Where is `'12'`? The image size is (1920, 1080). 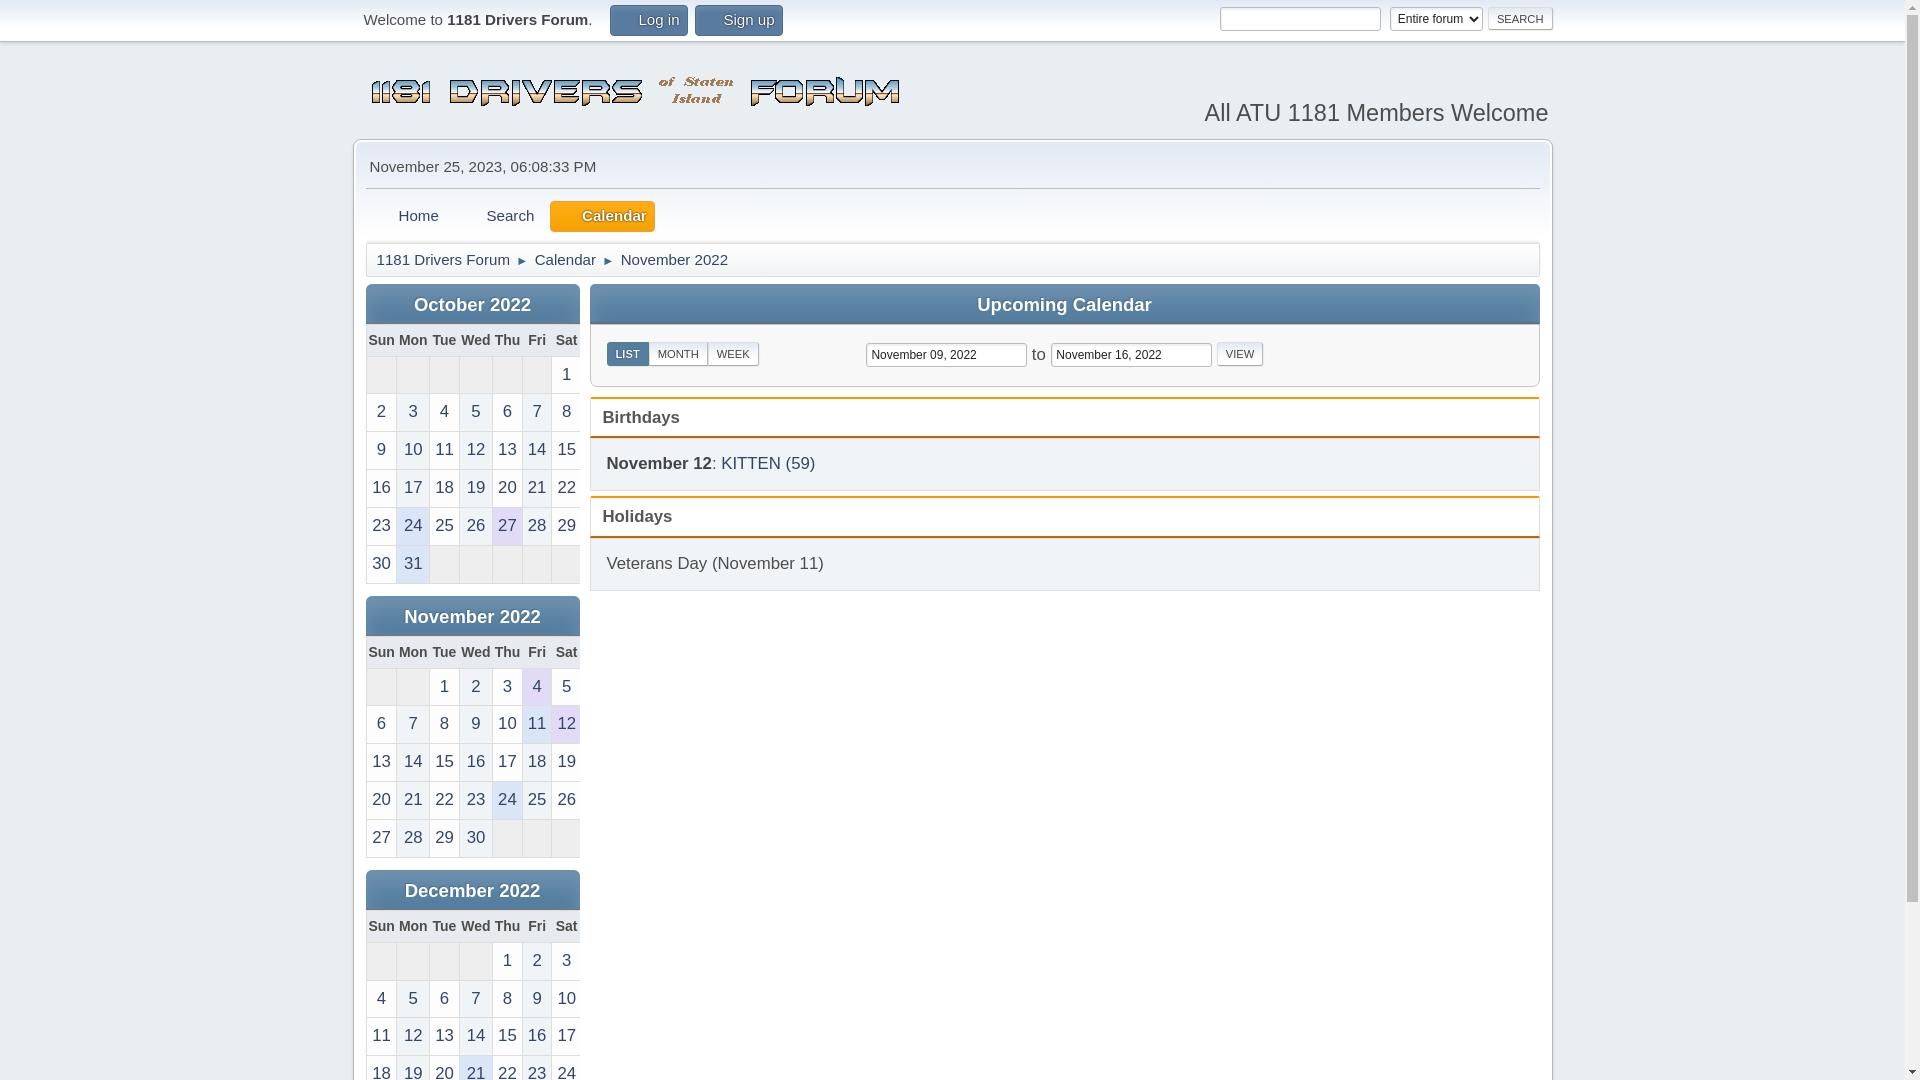 '12' is located at coordinates (565, 724).